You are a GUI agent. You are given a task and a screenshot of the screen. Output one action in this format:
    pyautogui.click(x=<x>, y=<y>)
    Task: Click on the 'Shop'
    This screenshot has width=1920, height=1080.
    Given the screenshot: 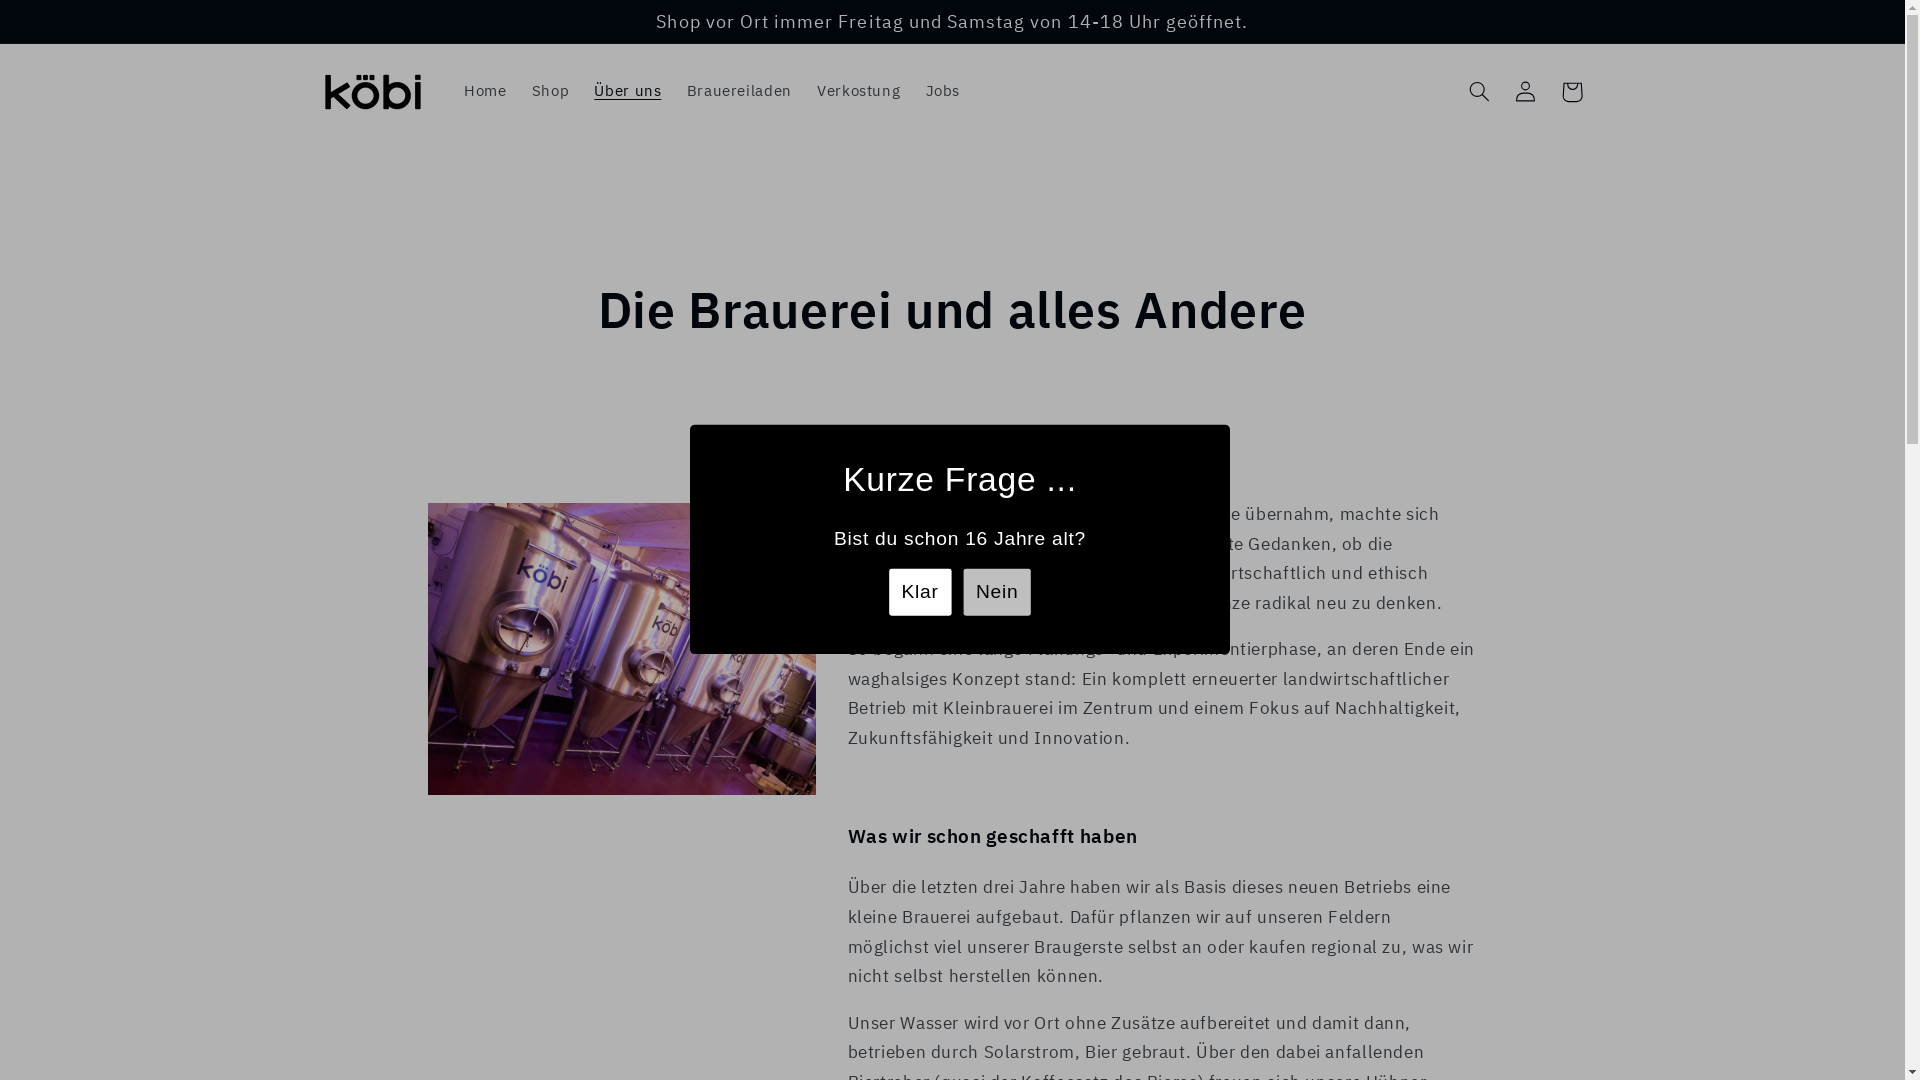 What is the action you would take?
    pyautogui.click(x=550, y=92)
    